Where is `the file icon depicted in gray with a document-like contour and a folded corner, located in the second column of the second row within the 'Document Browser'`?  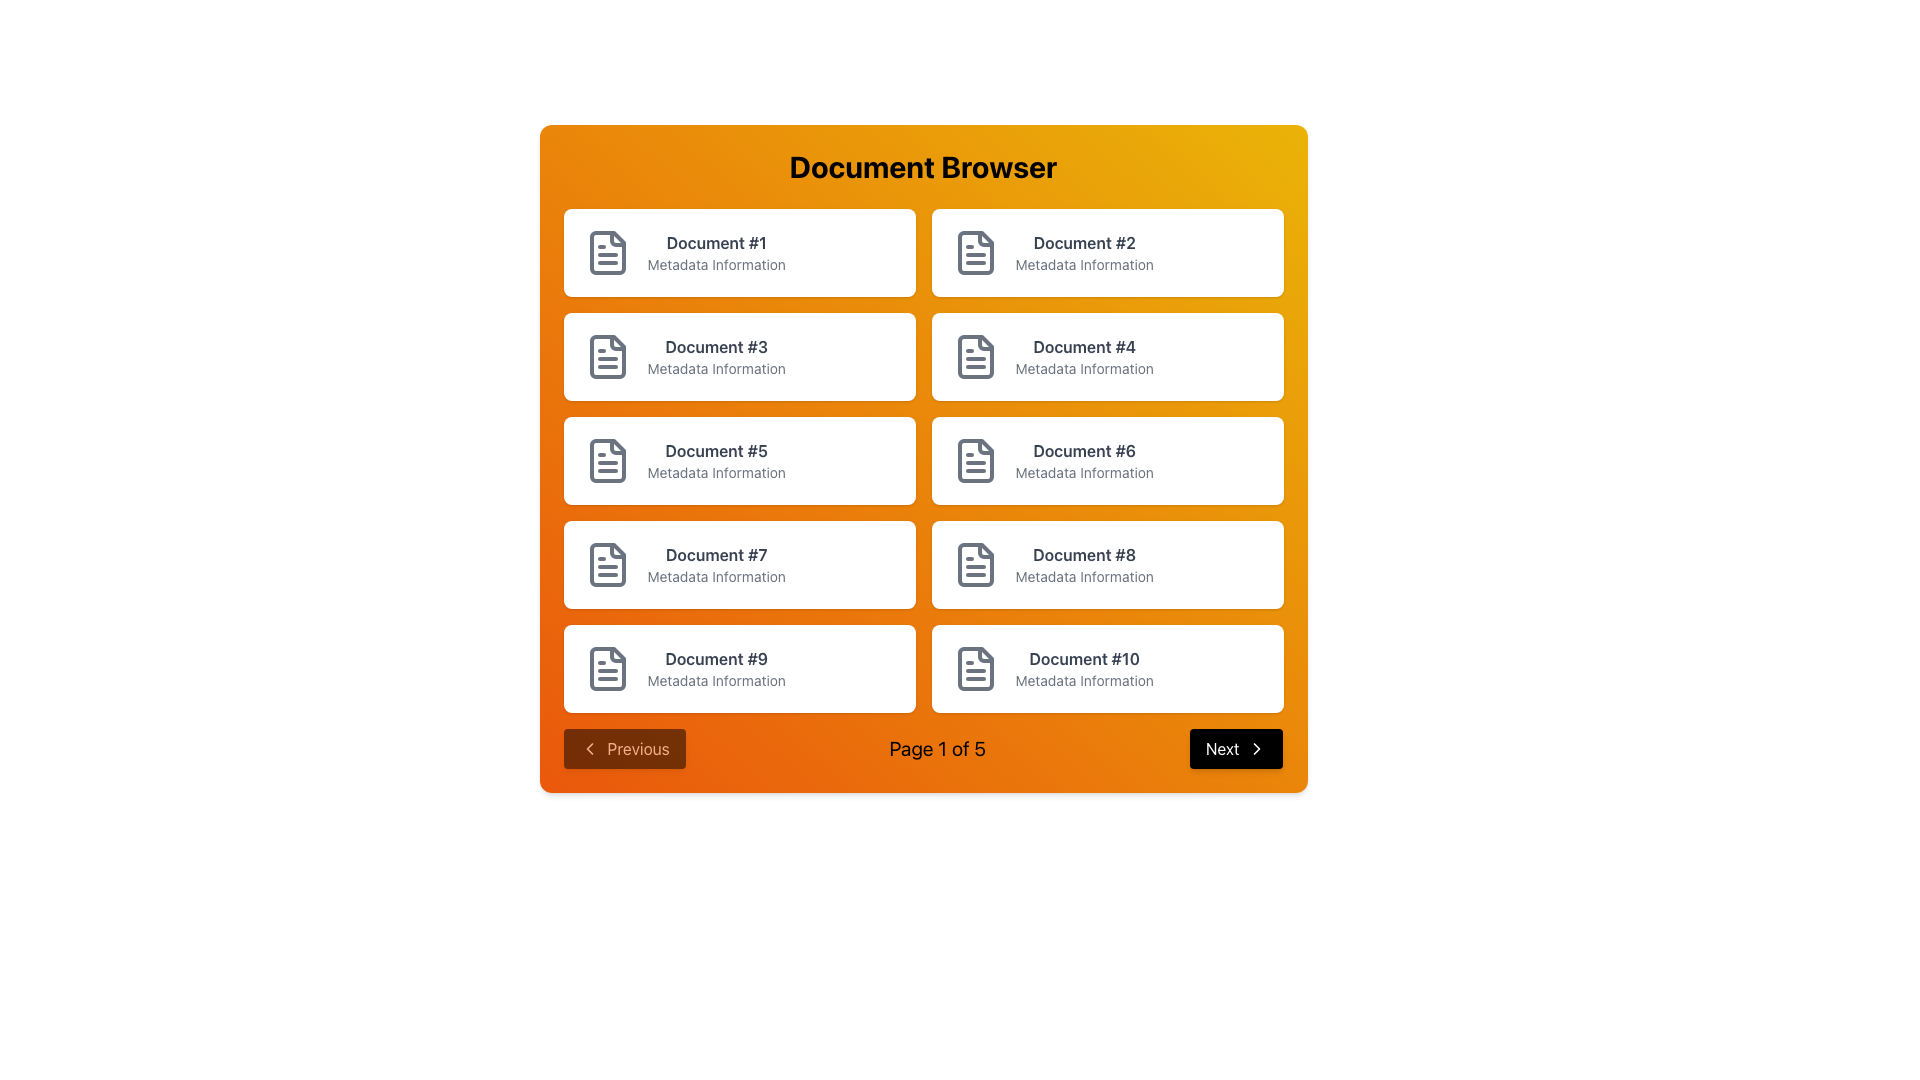
the file icon depicted in gray with a document-like contour and a folded corner, located in the second column of the second row within the 'Document Browser' is located at coordinates (975, 356).